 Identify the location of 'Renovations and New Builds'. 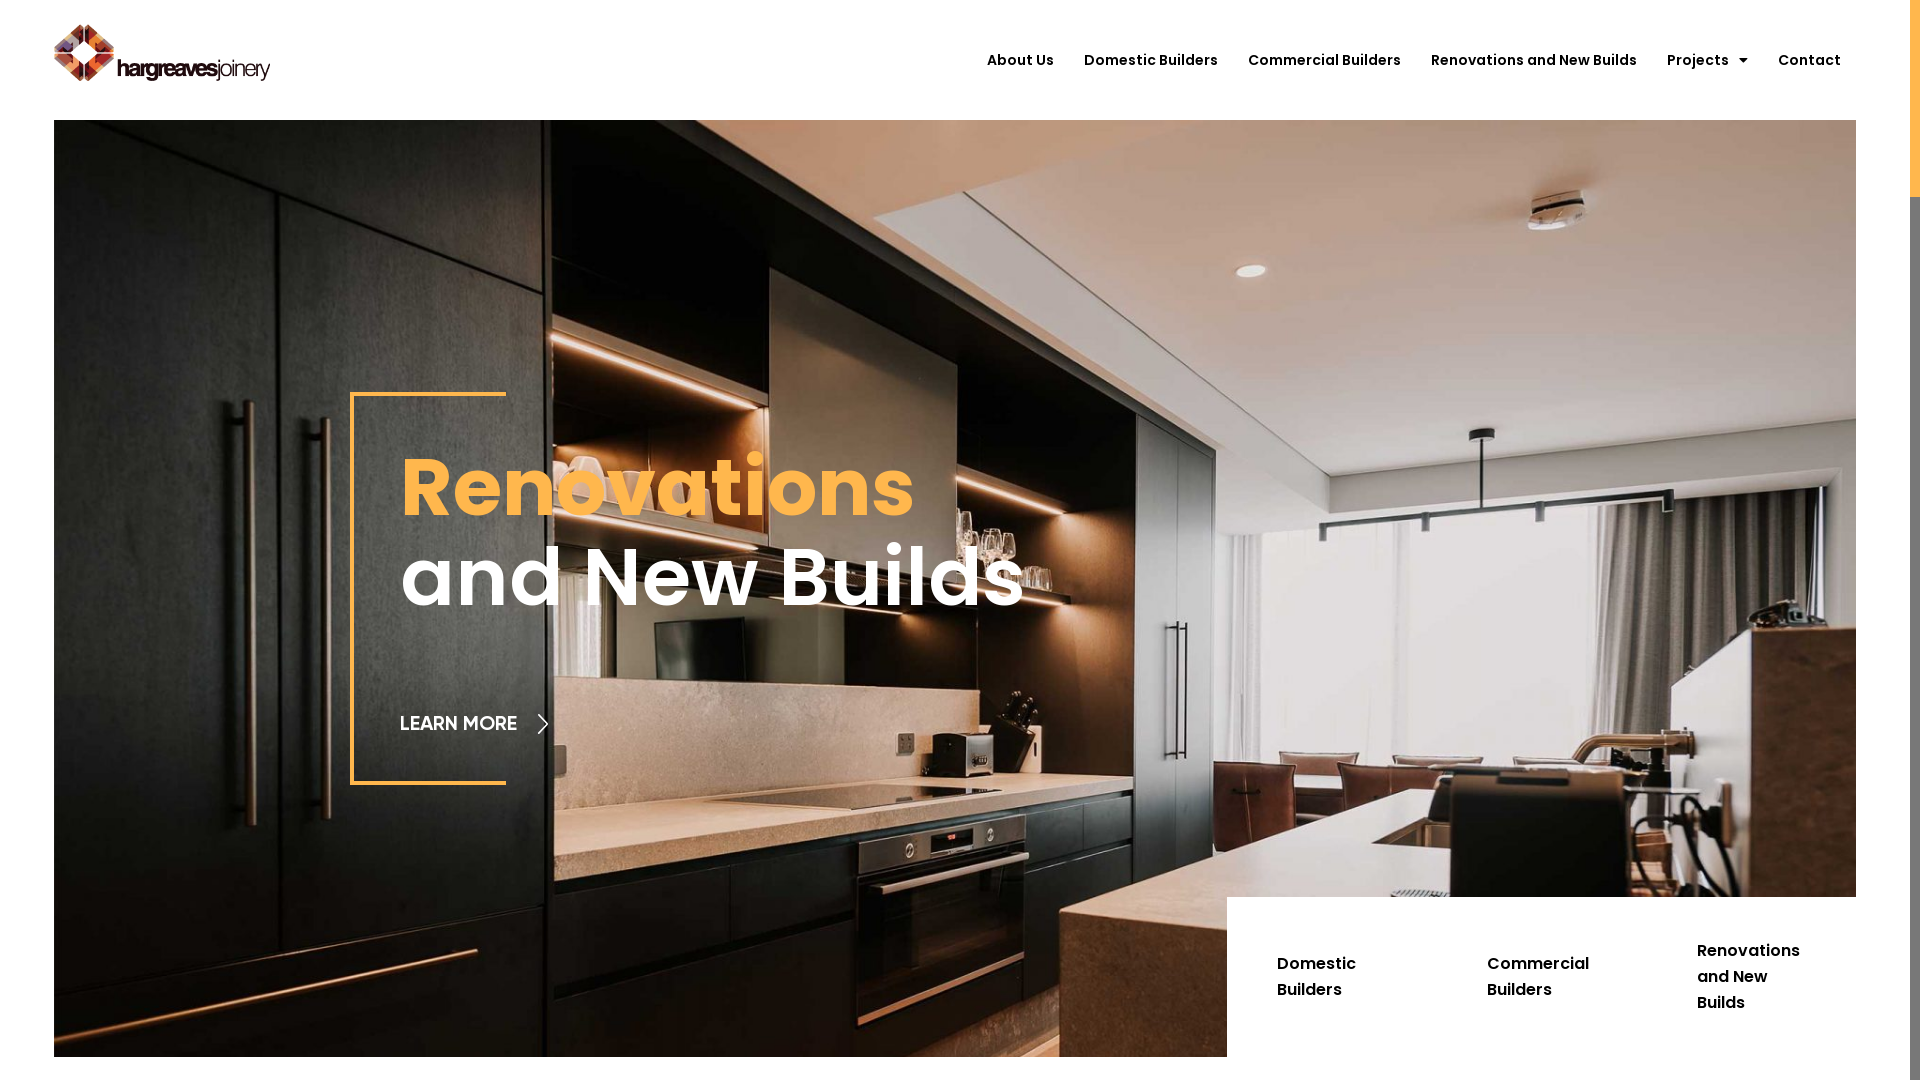
(1533, 59).